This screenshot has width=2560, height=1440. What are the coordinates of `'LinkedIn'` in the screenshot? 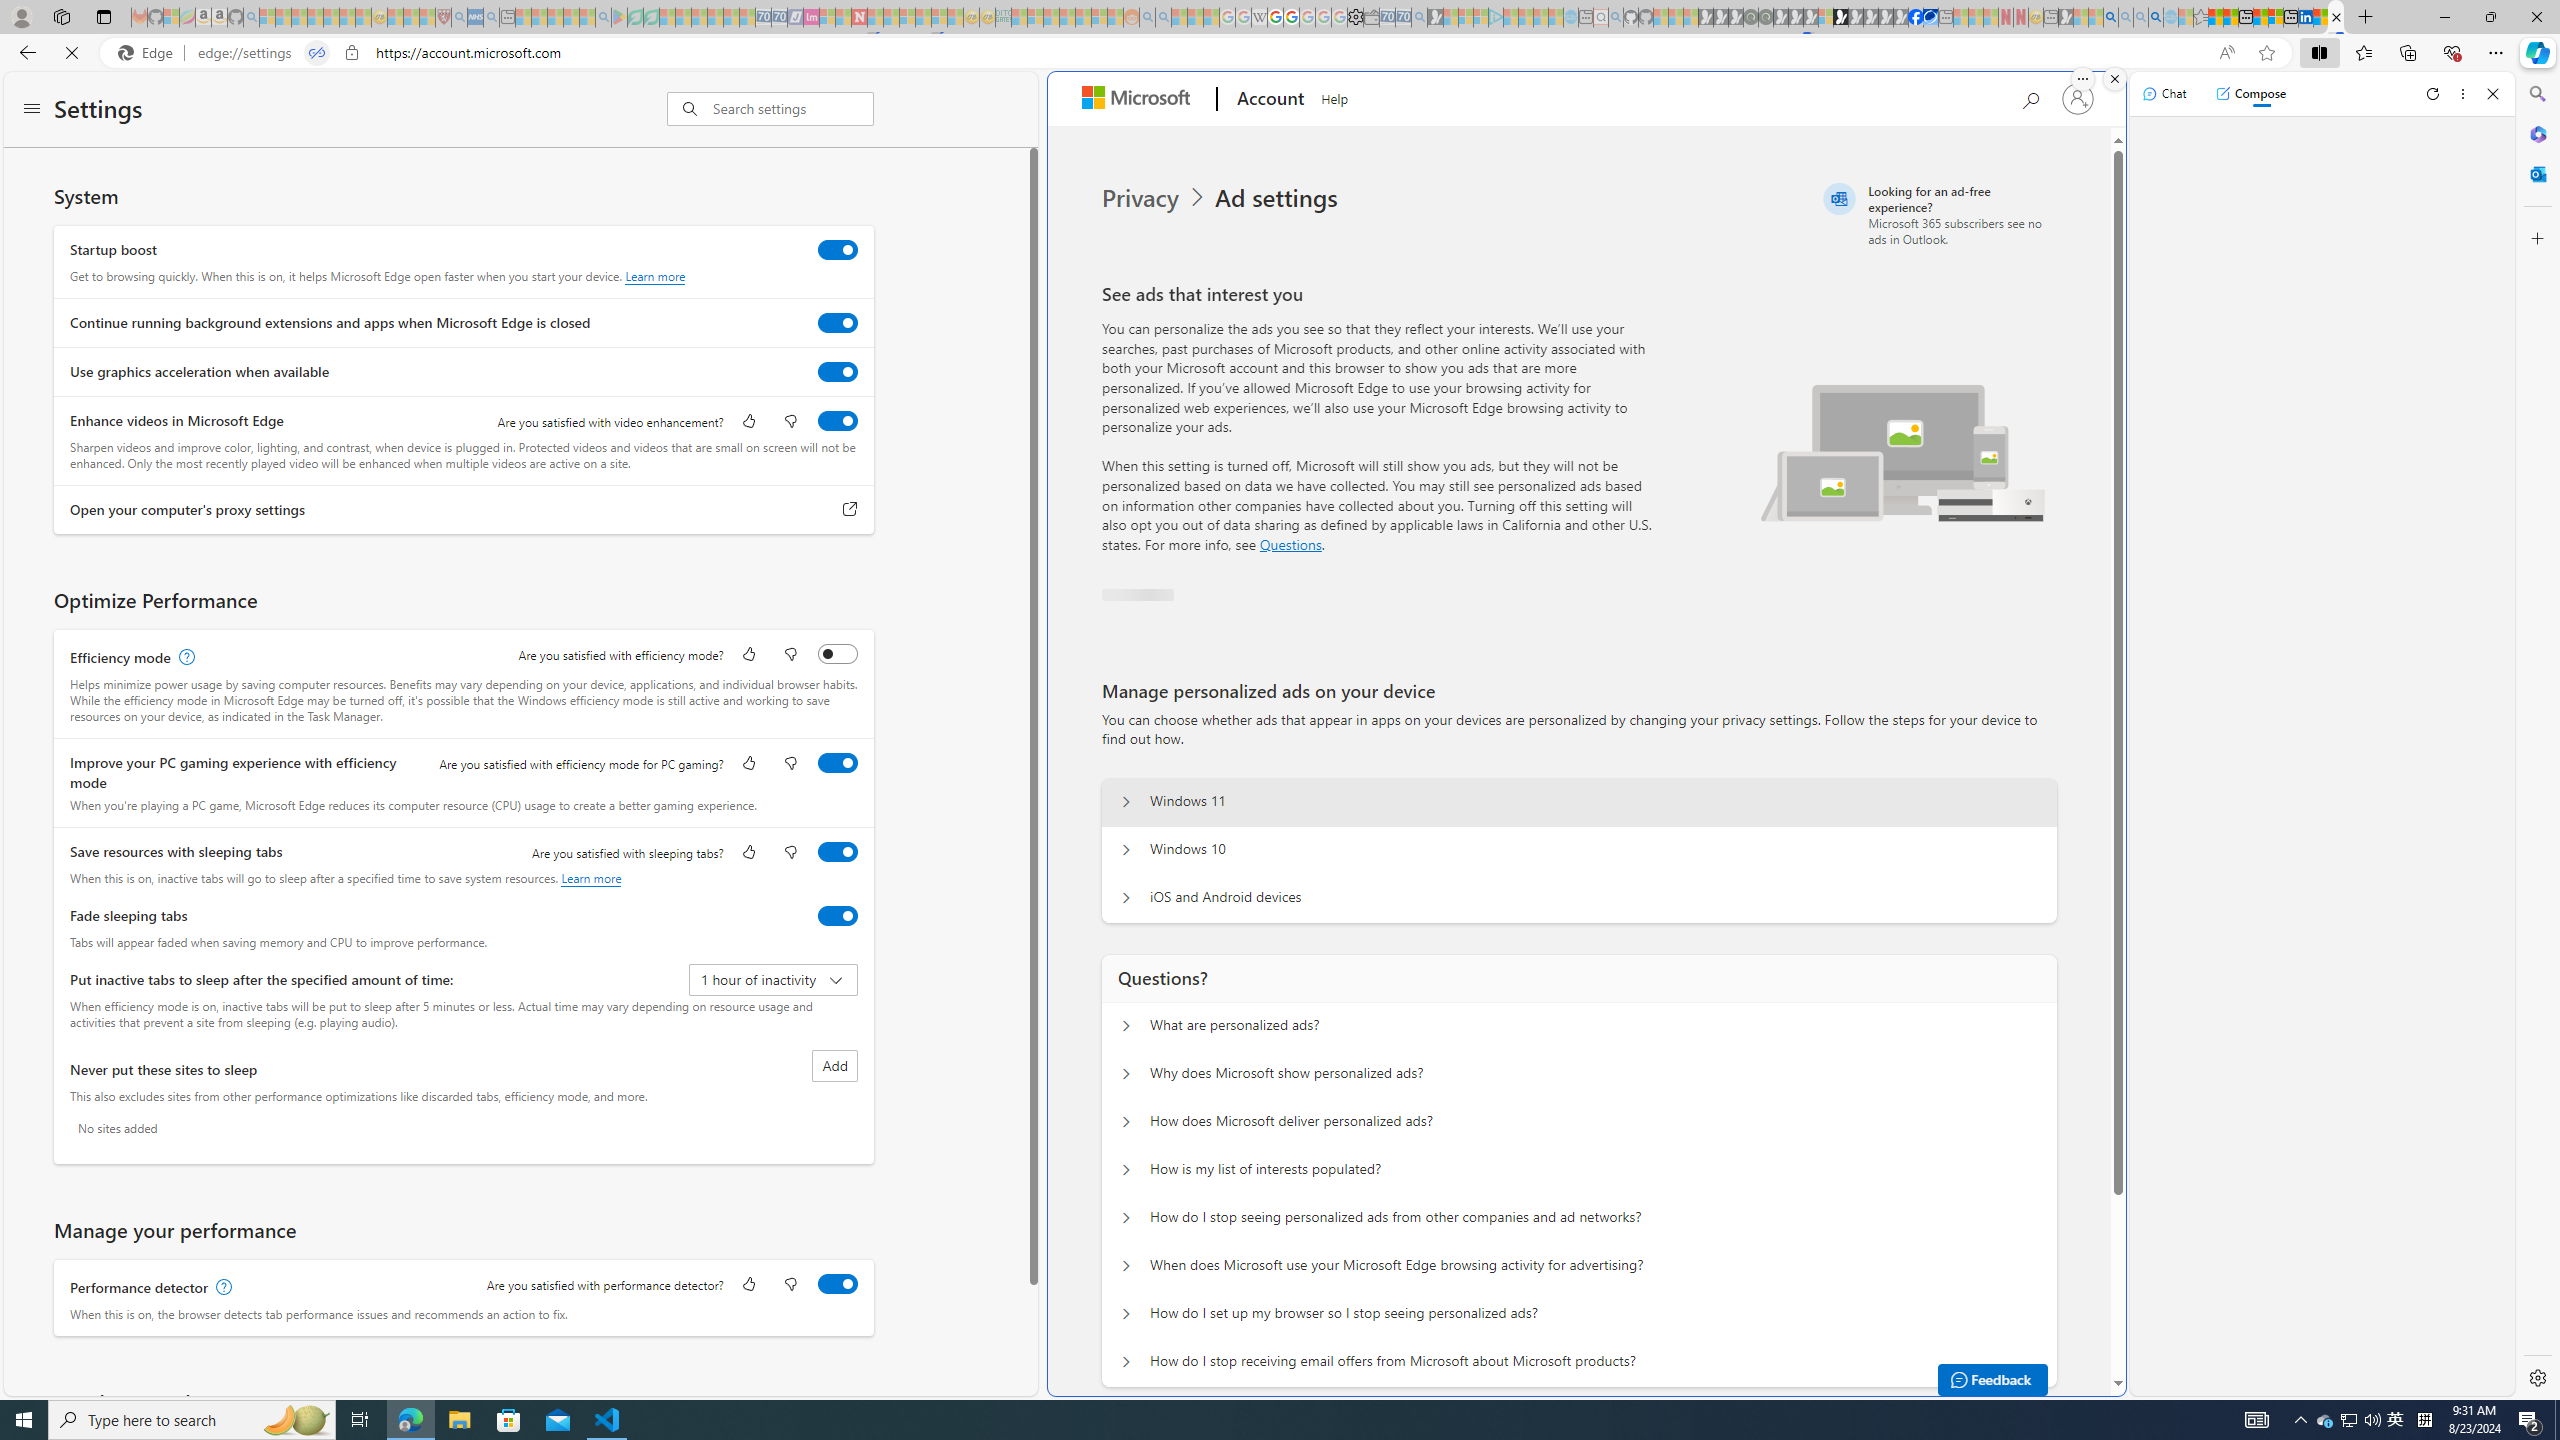 It's located at (2306, 16).